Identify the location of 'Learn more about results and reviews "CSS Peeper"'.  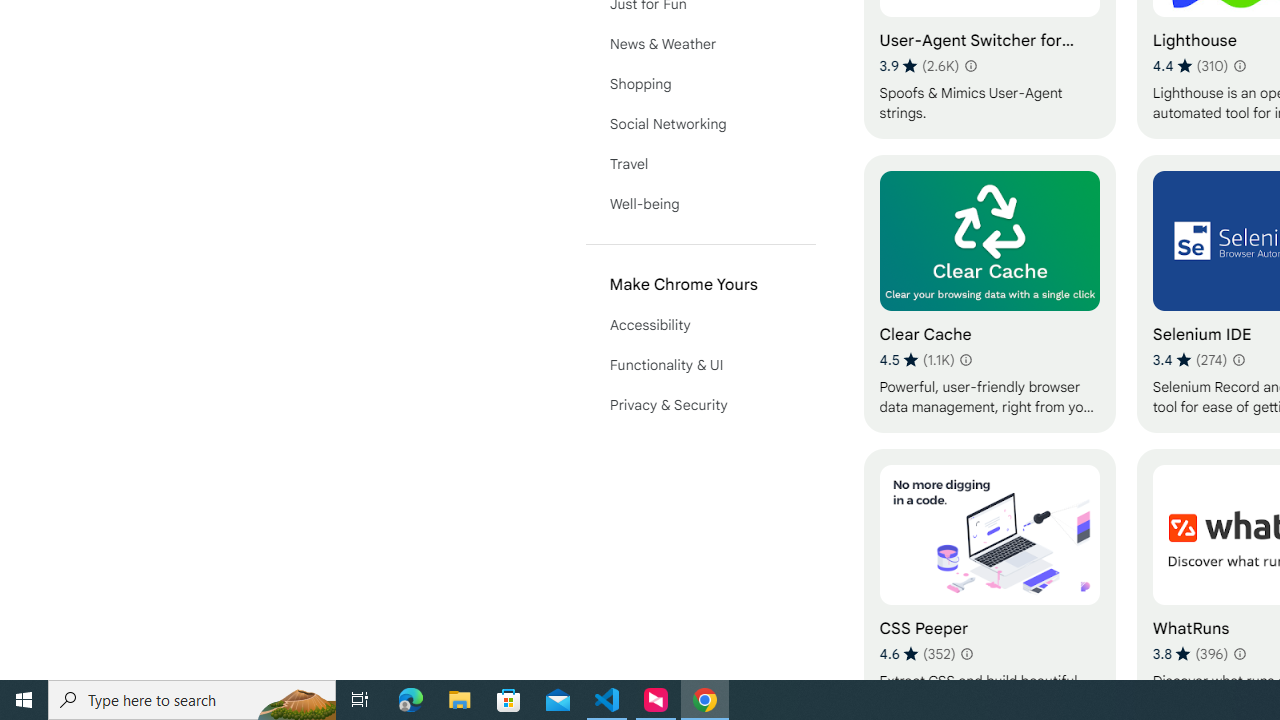
(967, 654).